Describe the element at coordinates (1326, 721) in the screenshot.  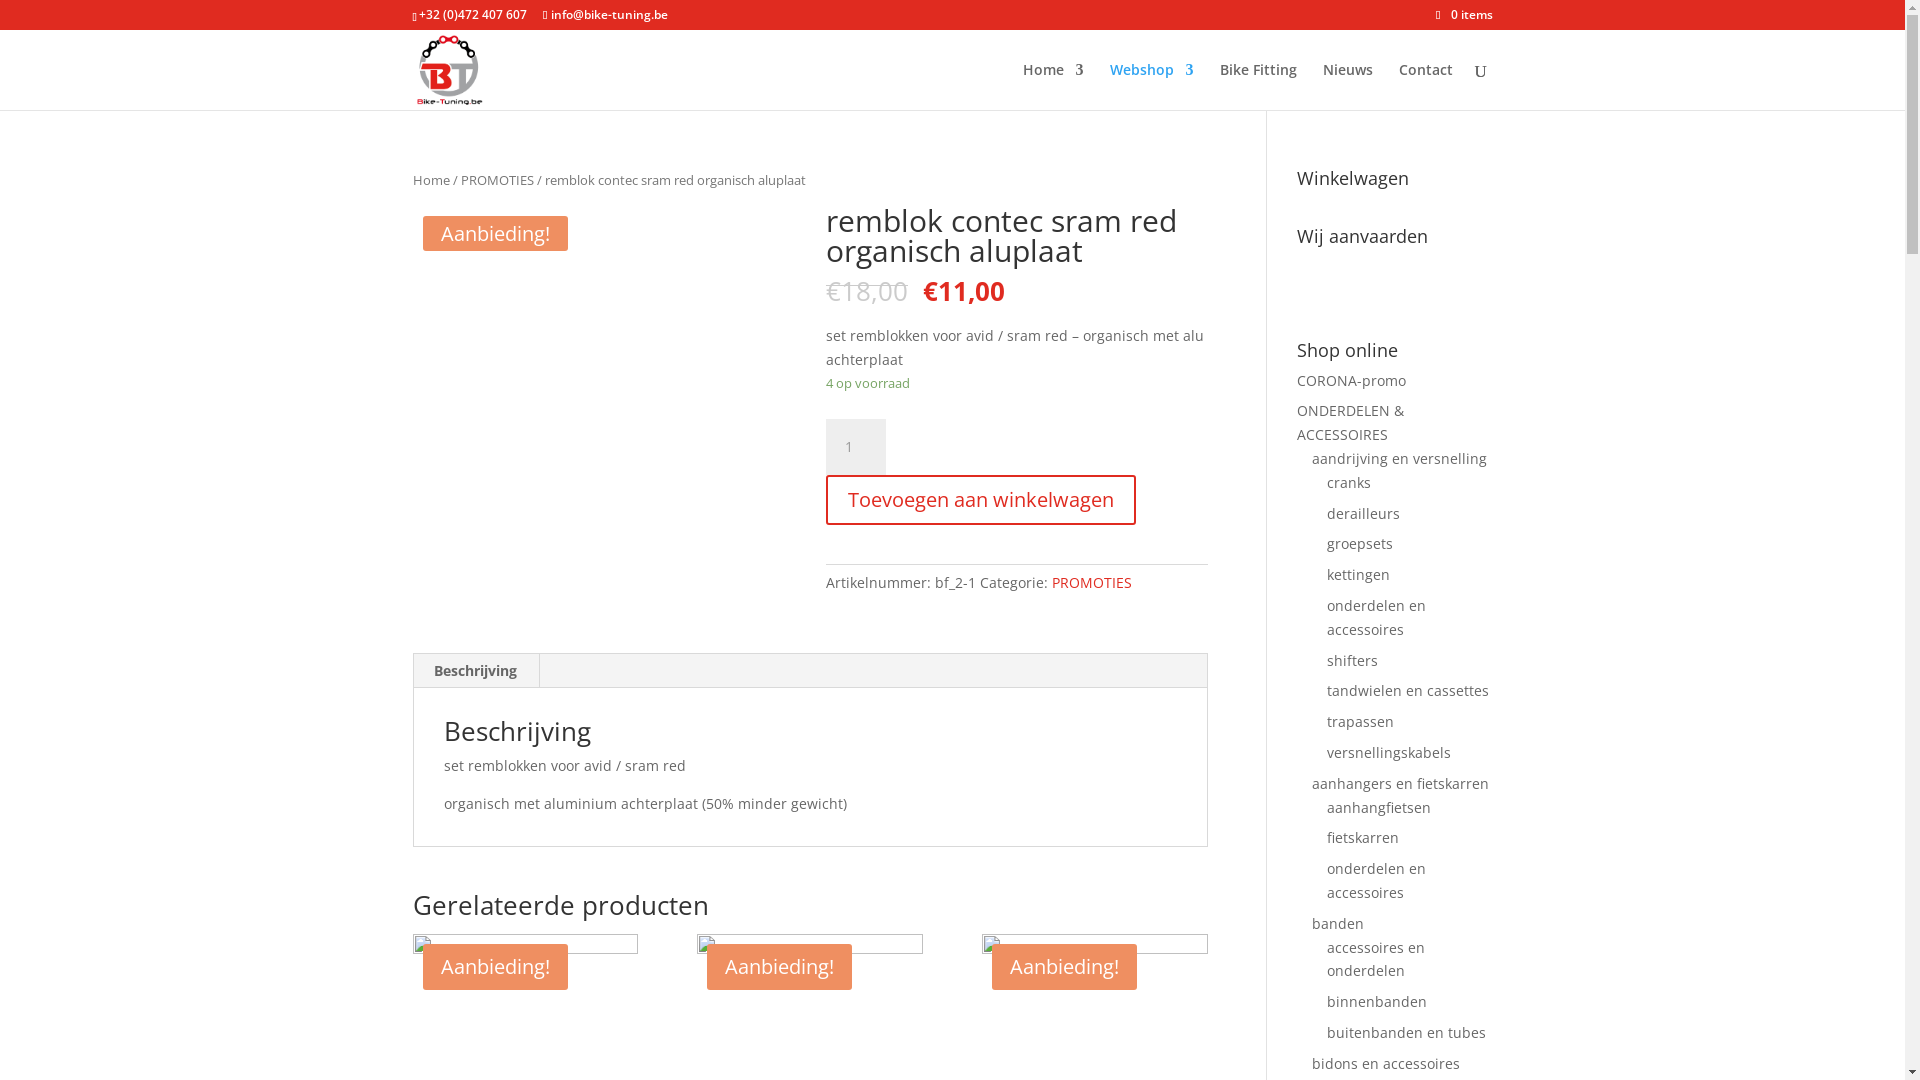
I see `'trapassen'` at that location.